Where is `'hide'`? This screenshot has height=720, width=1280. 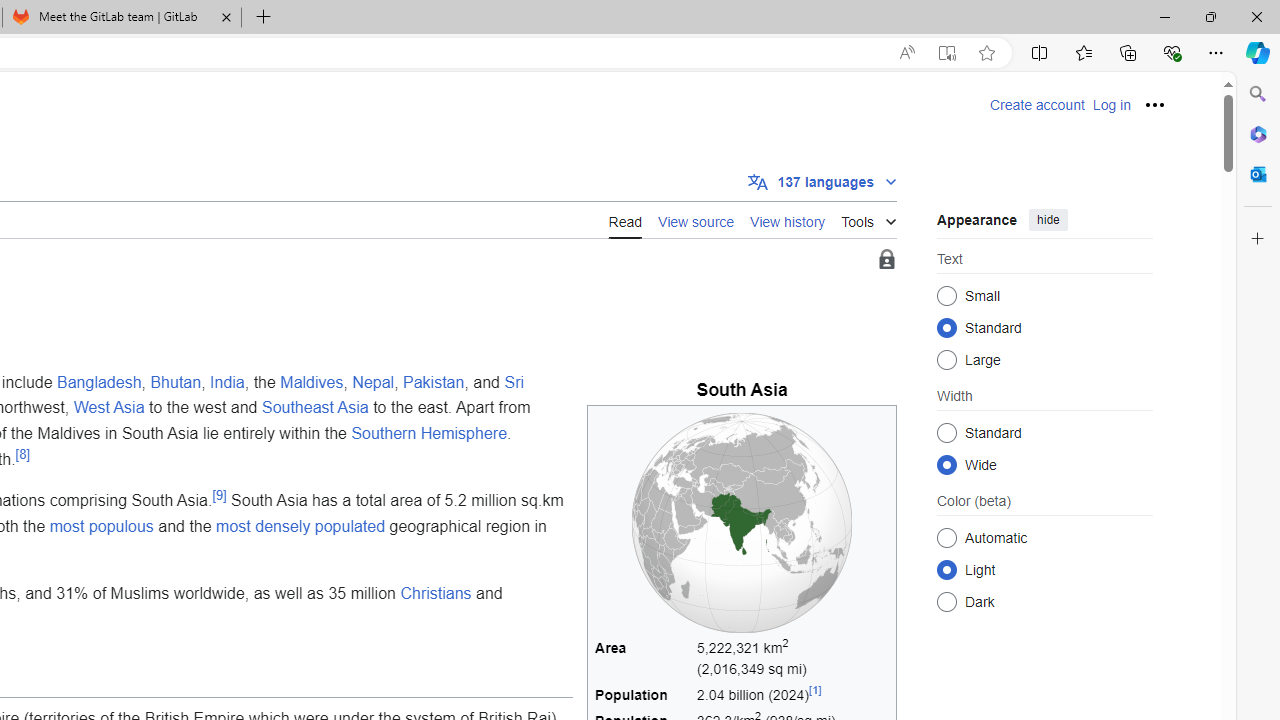
'hide' is located at coordinates (1047, 219).